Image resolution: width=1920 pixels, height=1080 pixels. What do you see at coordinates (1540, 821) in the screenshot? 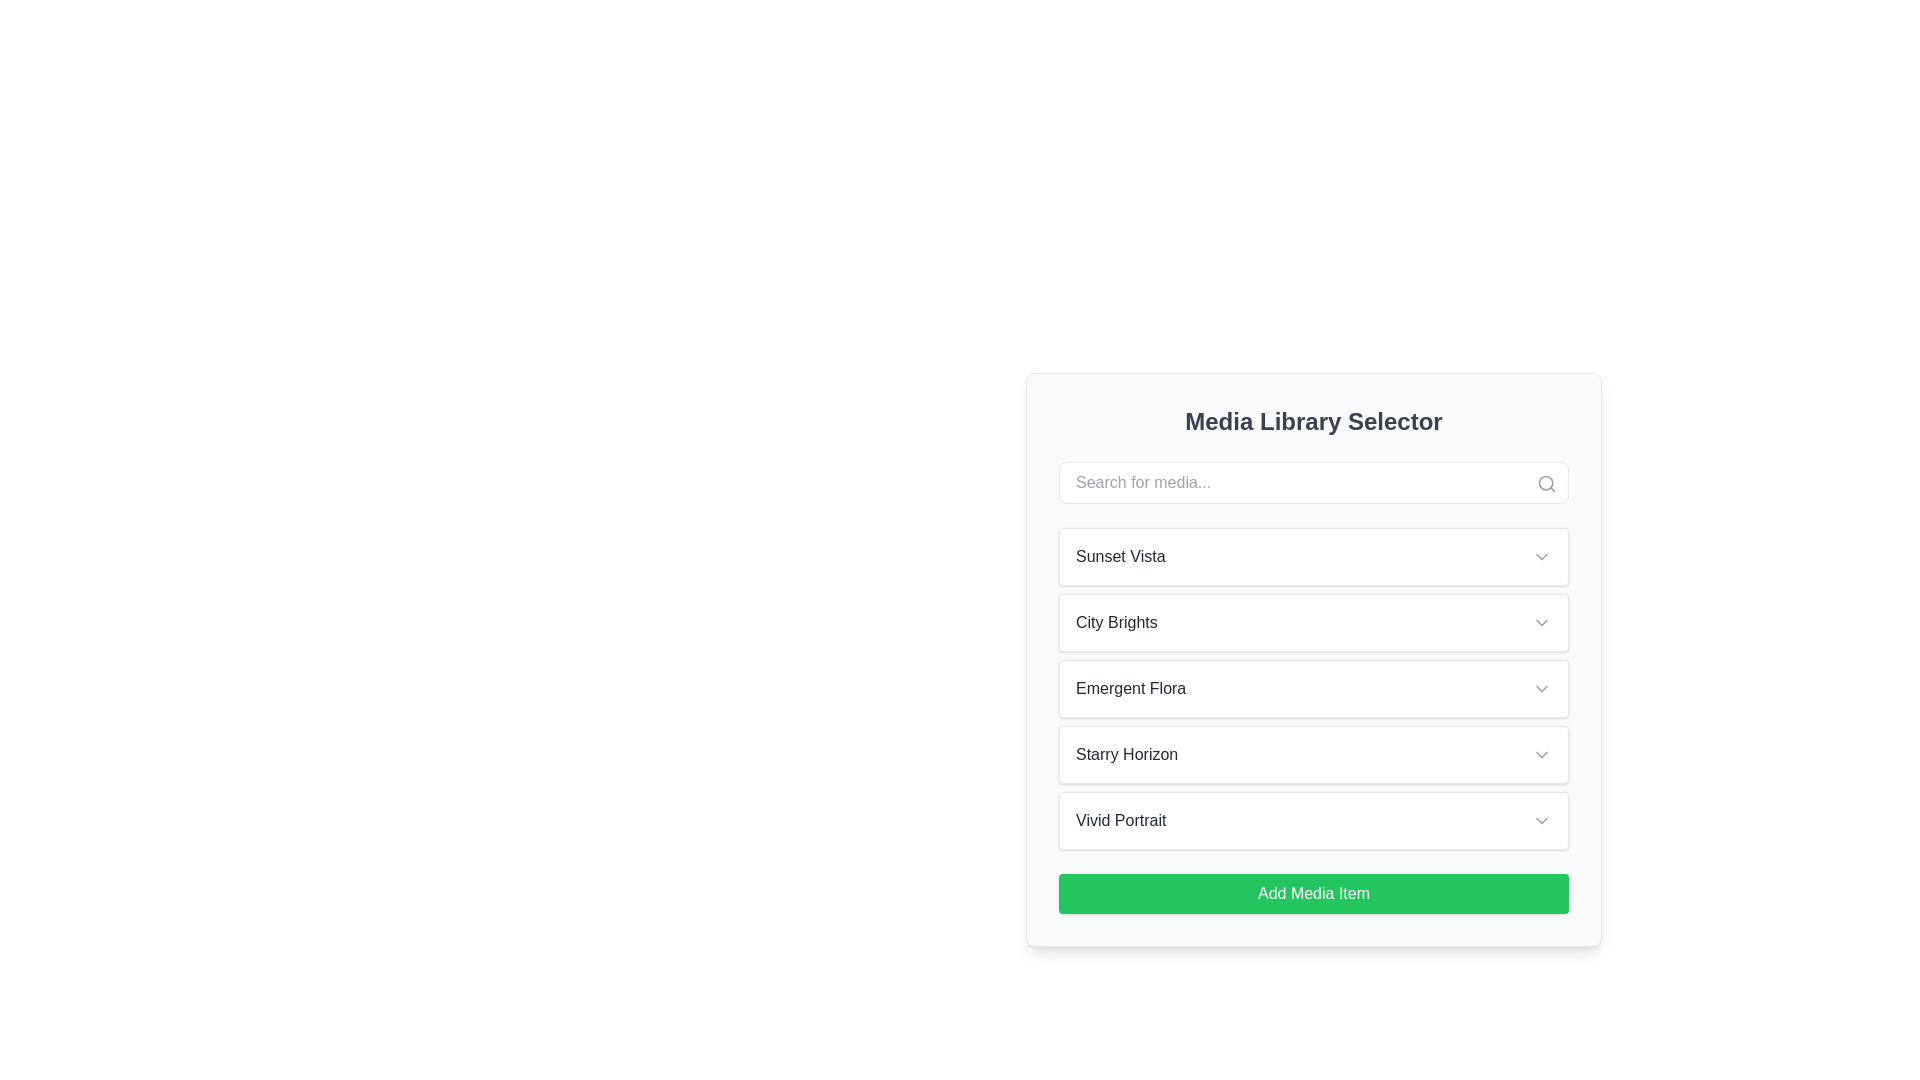
I see `the dropdown arrow icon next to 'Vivid Portrait'` at bounding box center [1540, 821].